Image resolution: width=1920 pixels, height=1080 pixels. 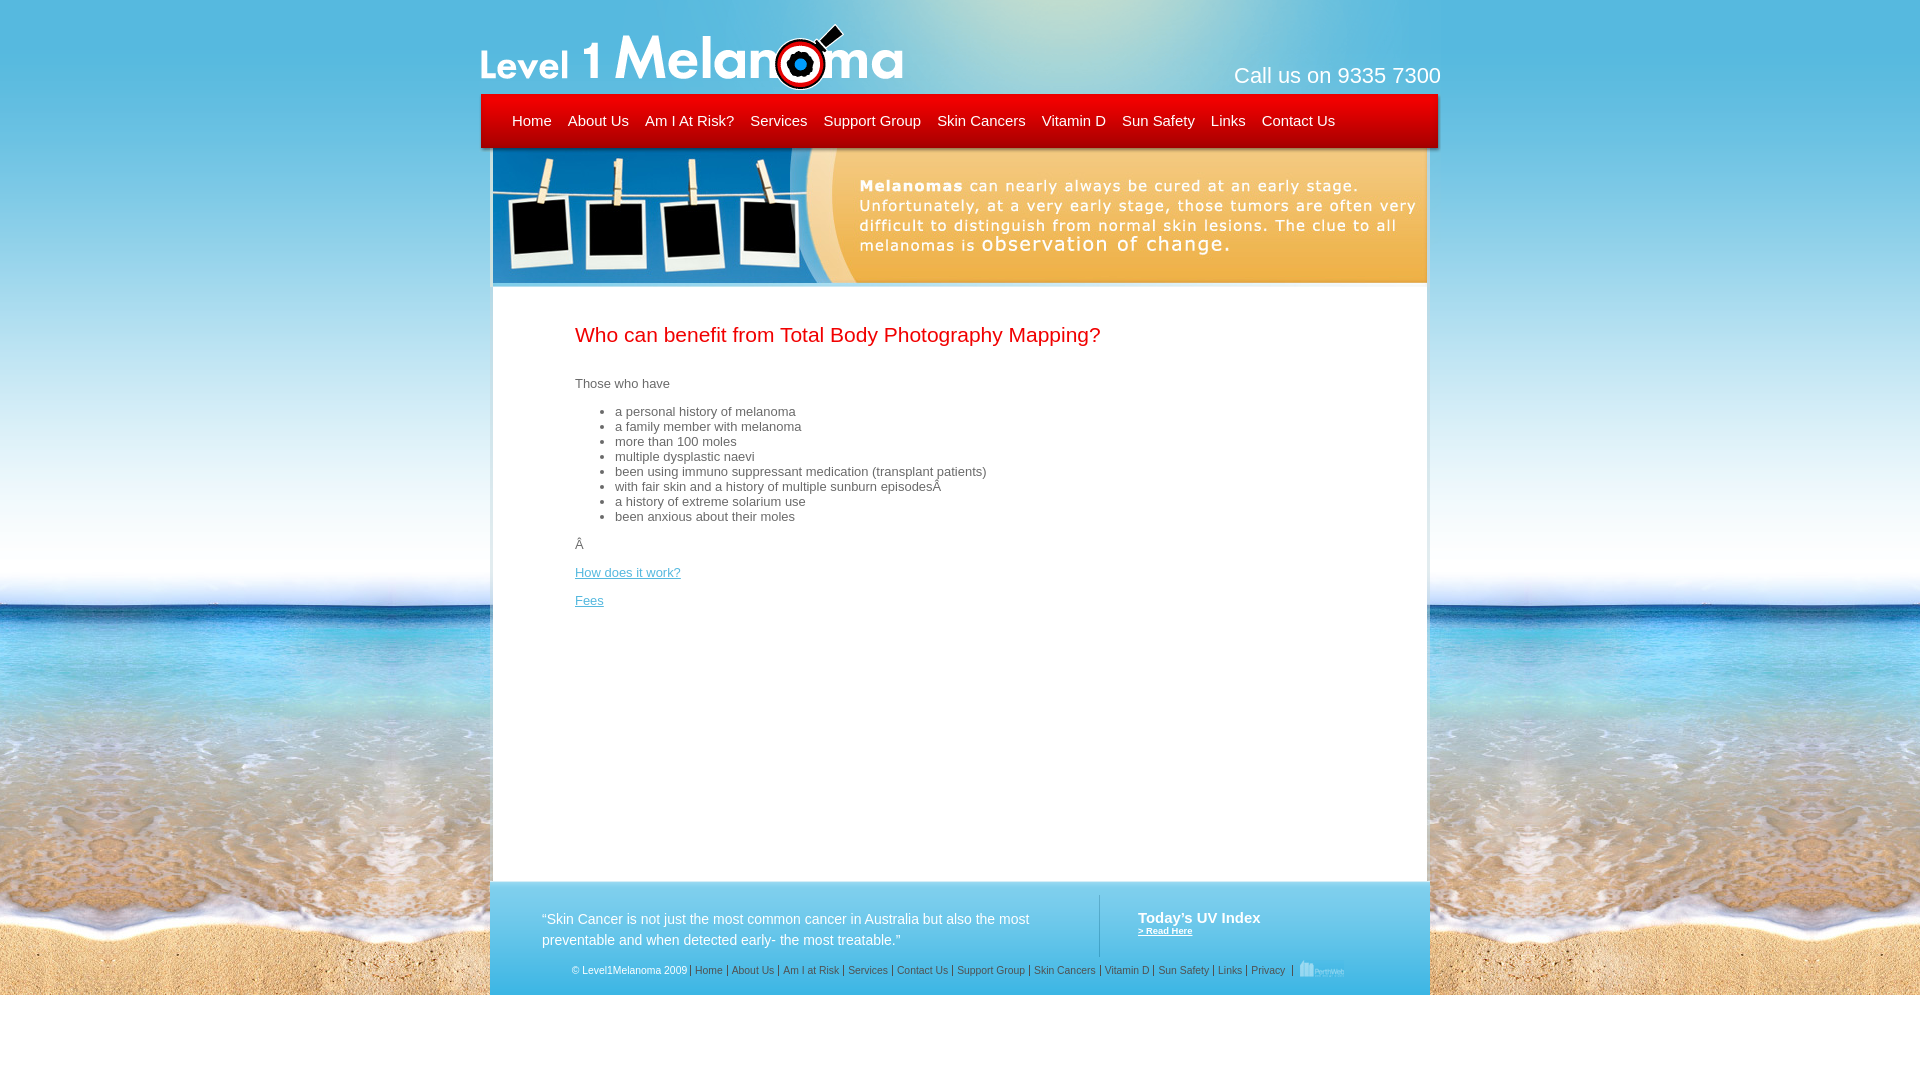 I want to click on 'Home', so click(x=512, y=120).